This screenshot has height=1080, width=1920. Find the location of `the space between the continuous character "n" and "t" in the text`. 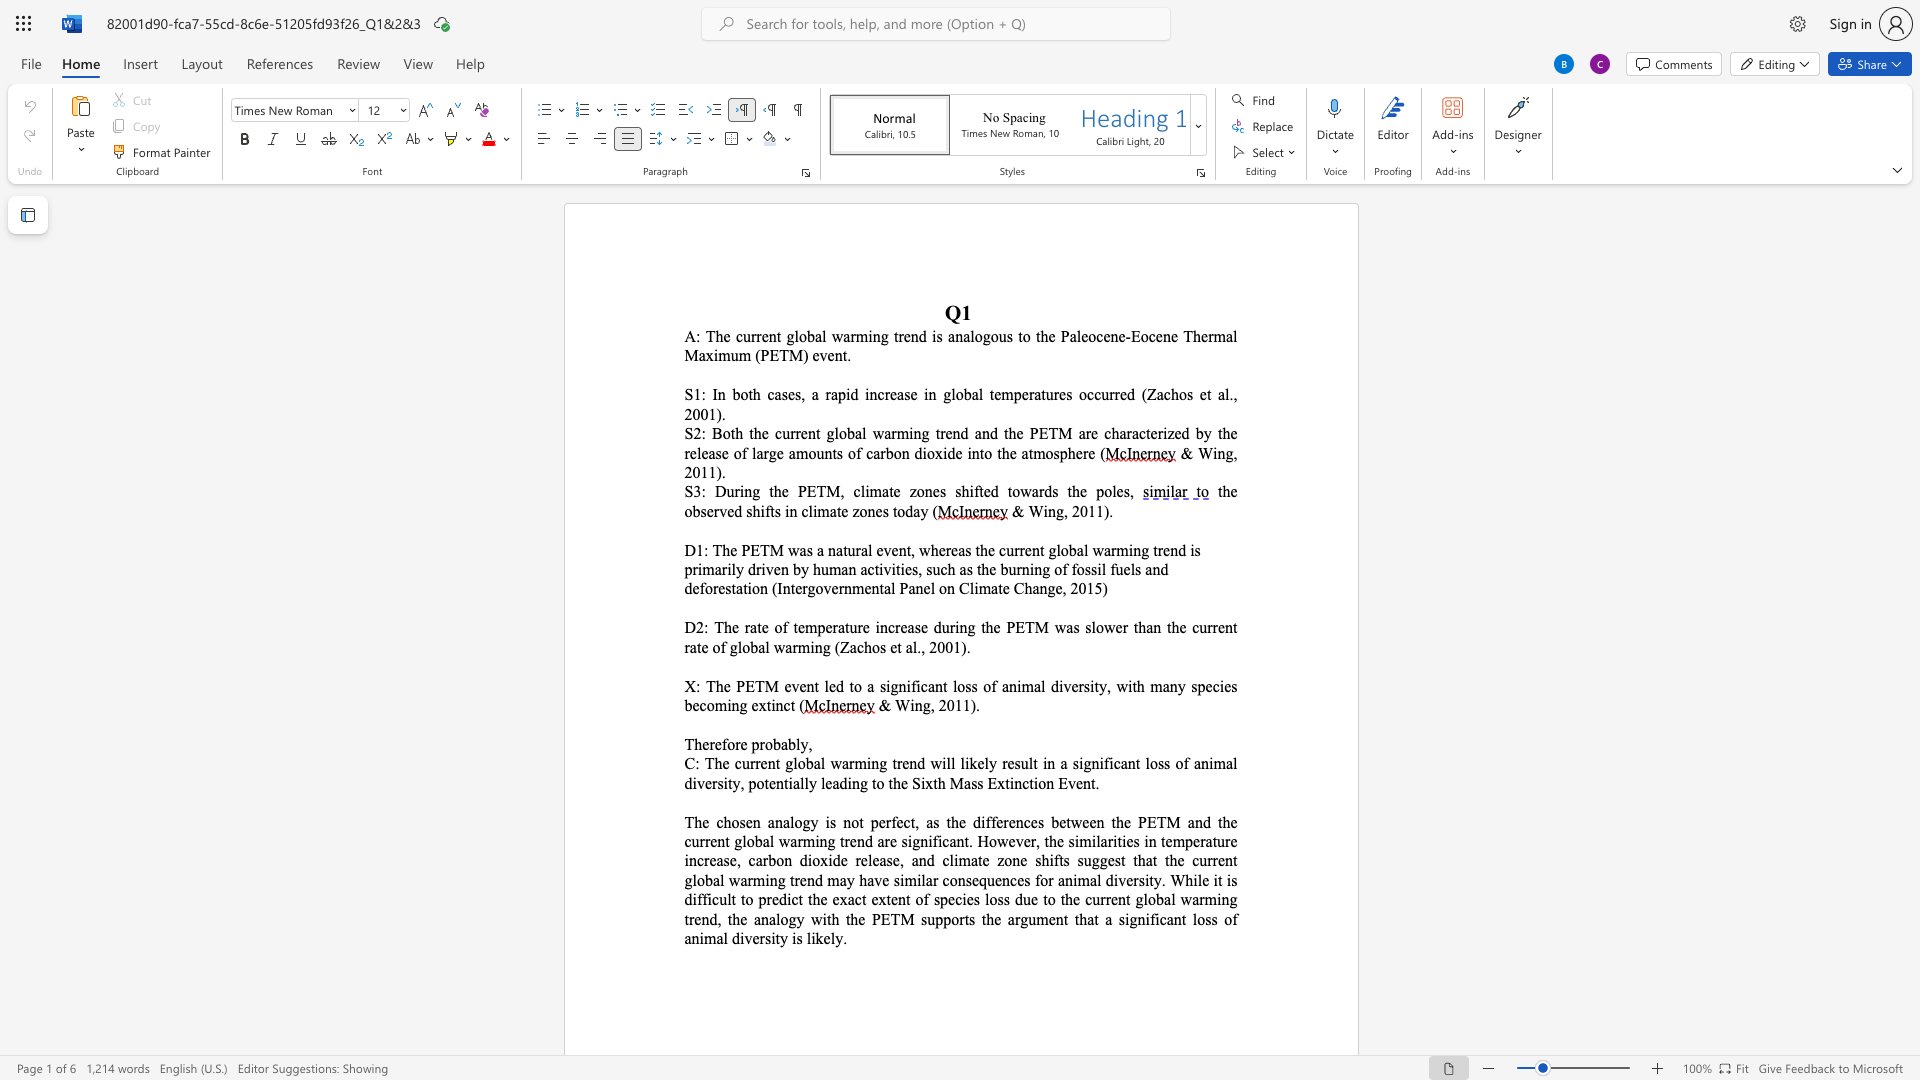

the space between the continuous character "n" and "t" in the text is located at coordinates (904, 550).